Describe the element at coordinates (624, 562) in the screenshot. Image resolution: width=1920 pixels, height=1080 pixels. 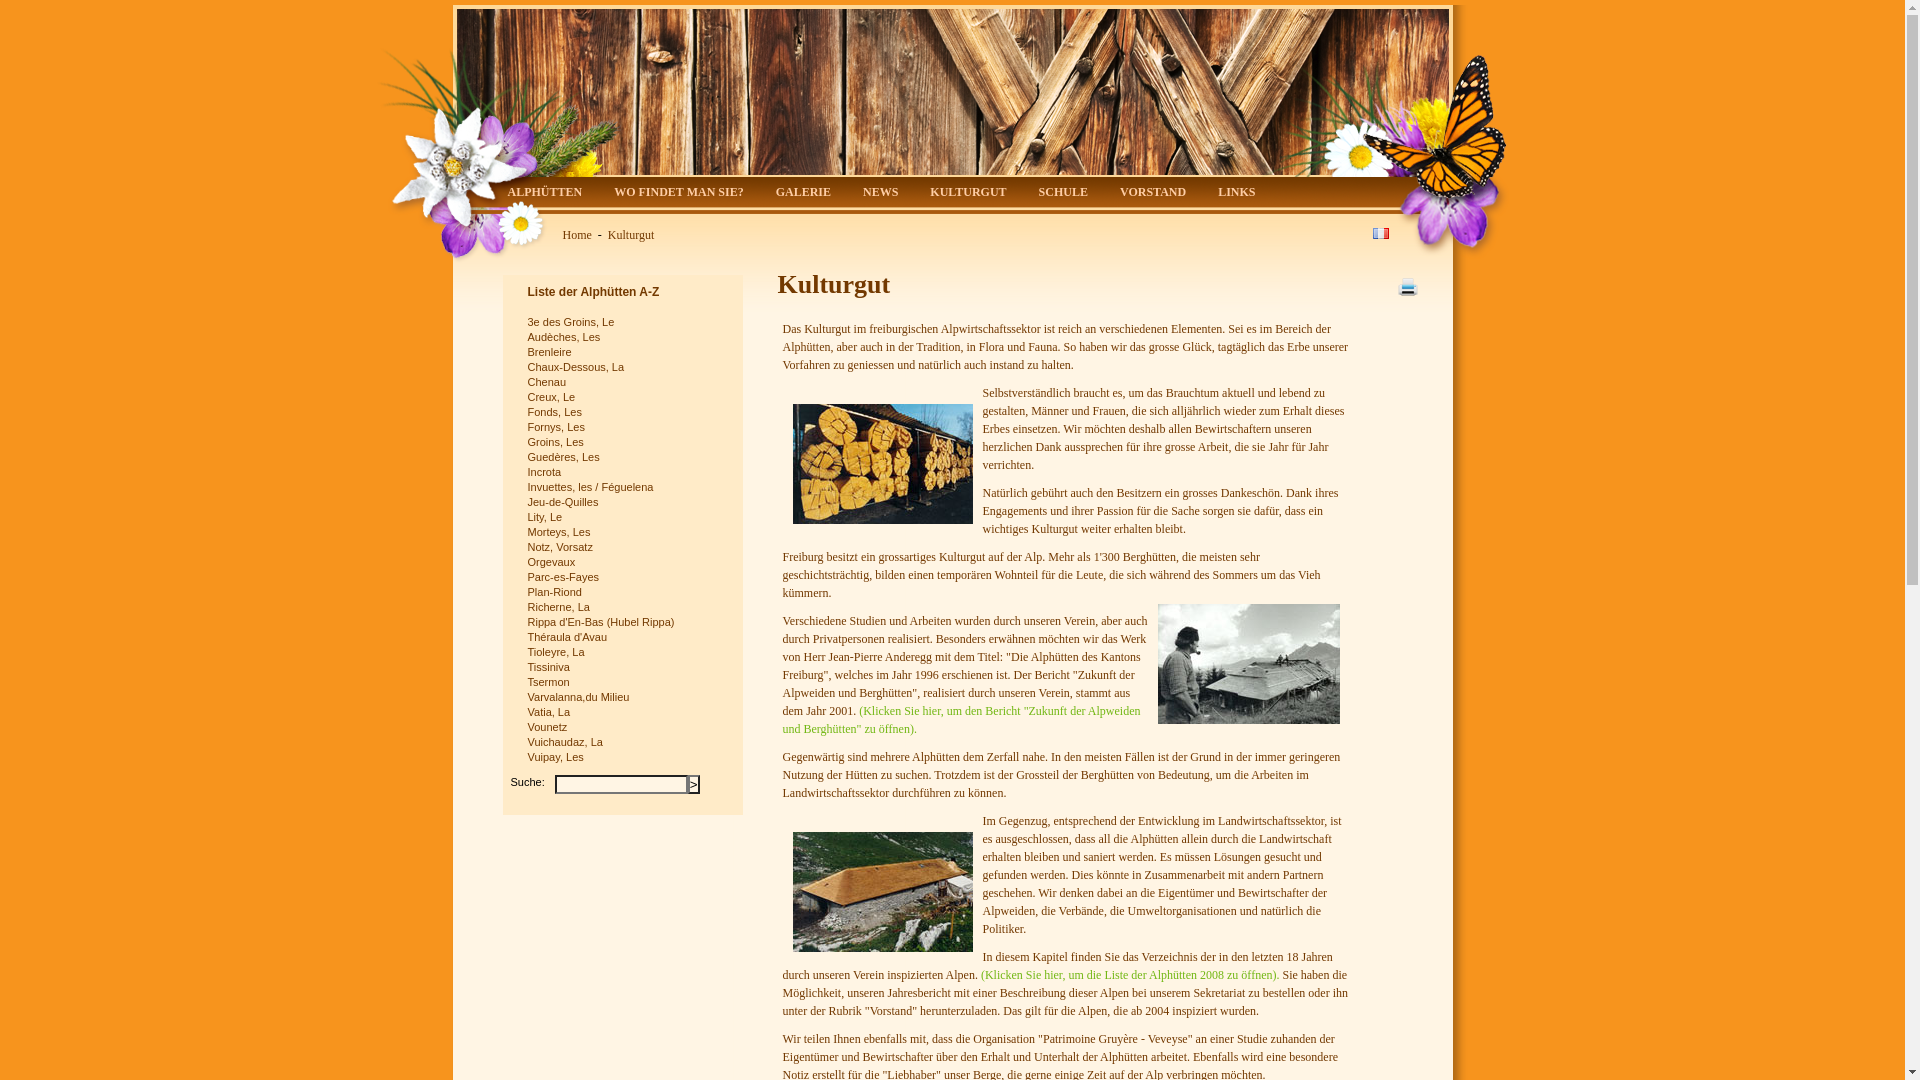
I see `'Orgevaux'` at that location.